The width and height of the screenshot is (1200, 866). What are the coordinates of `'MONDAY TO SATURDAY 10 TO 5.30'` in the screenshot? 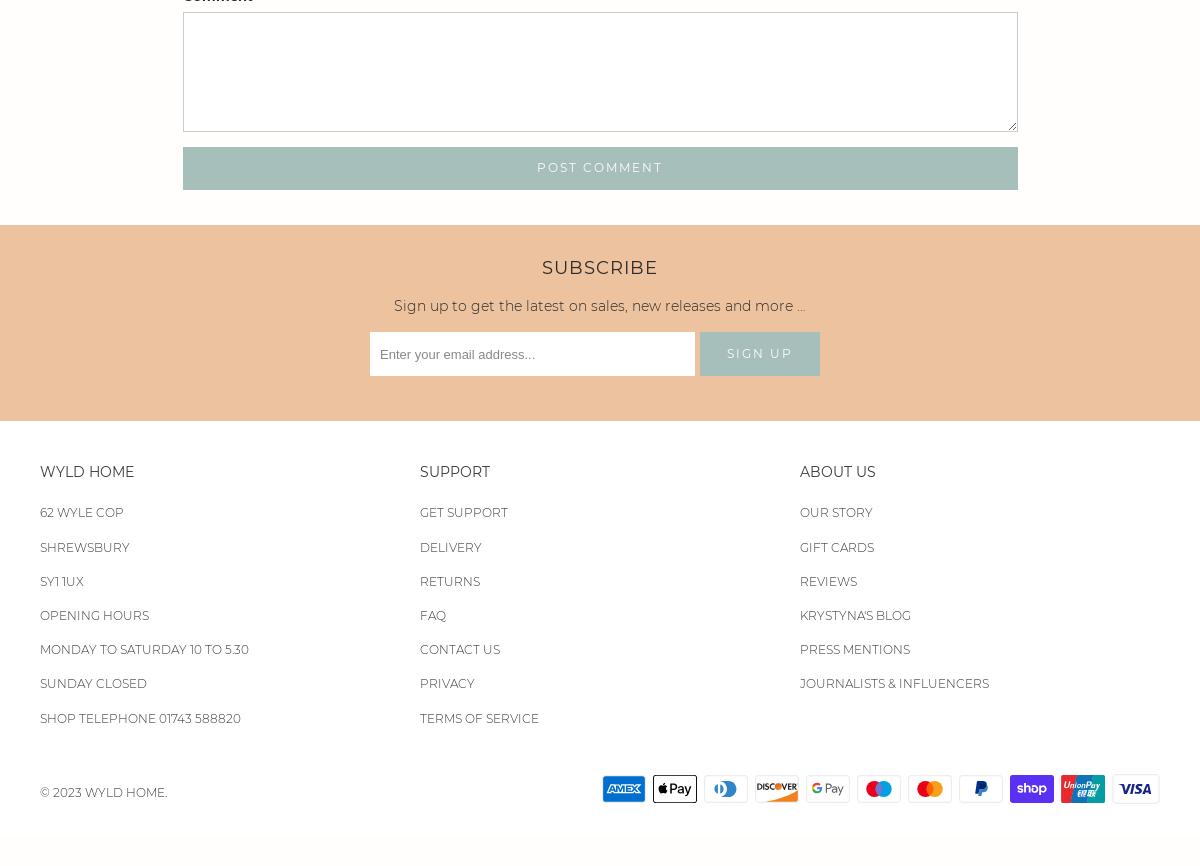 It's located at (144, 649).